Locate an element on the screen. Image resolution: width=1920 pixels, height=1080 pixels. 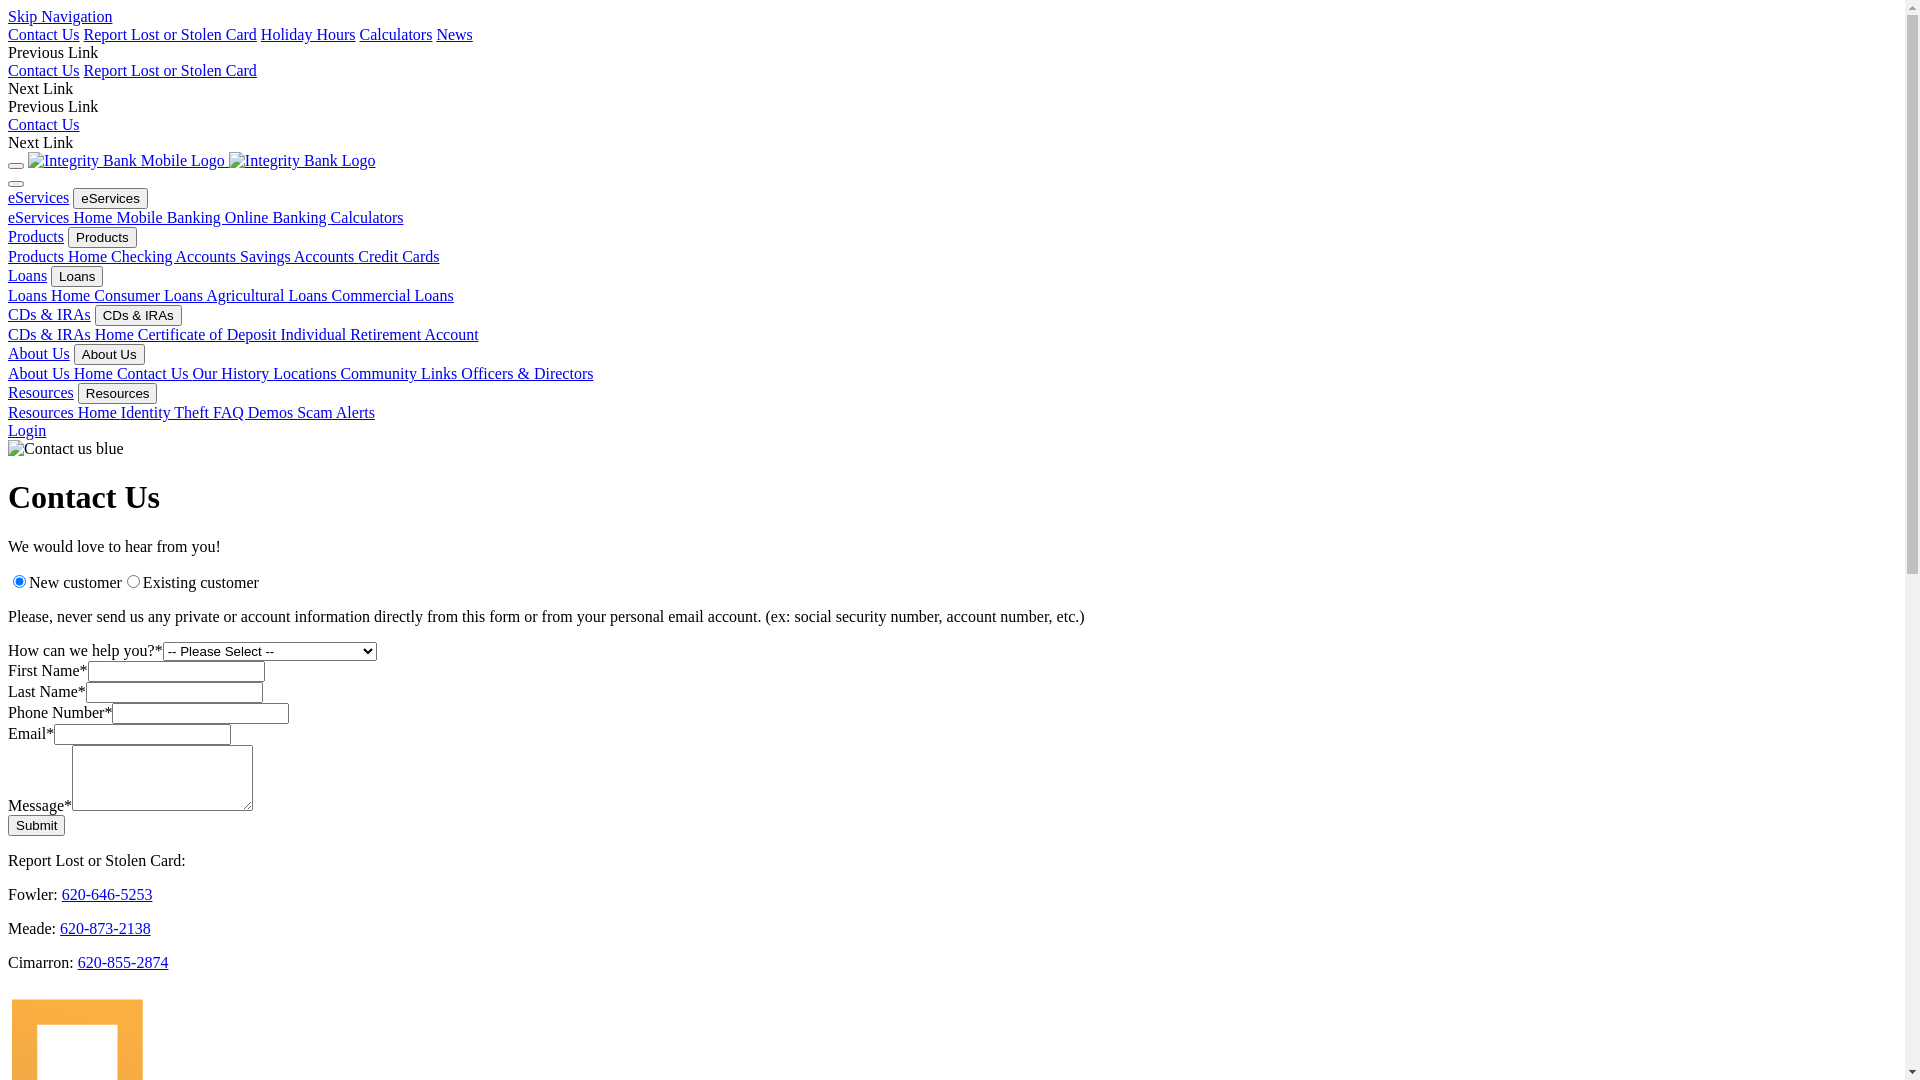
'Calculators' is located at coordinates (396, 34).